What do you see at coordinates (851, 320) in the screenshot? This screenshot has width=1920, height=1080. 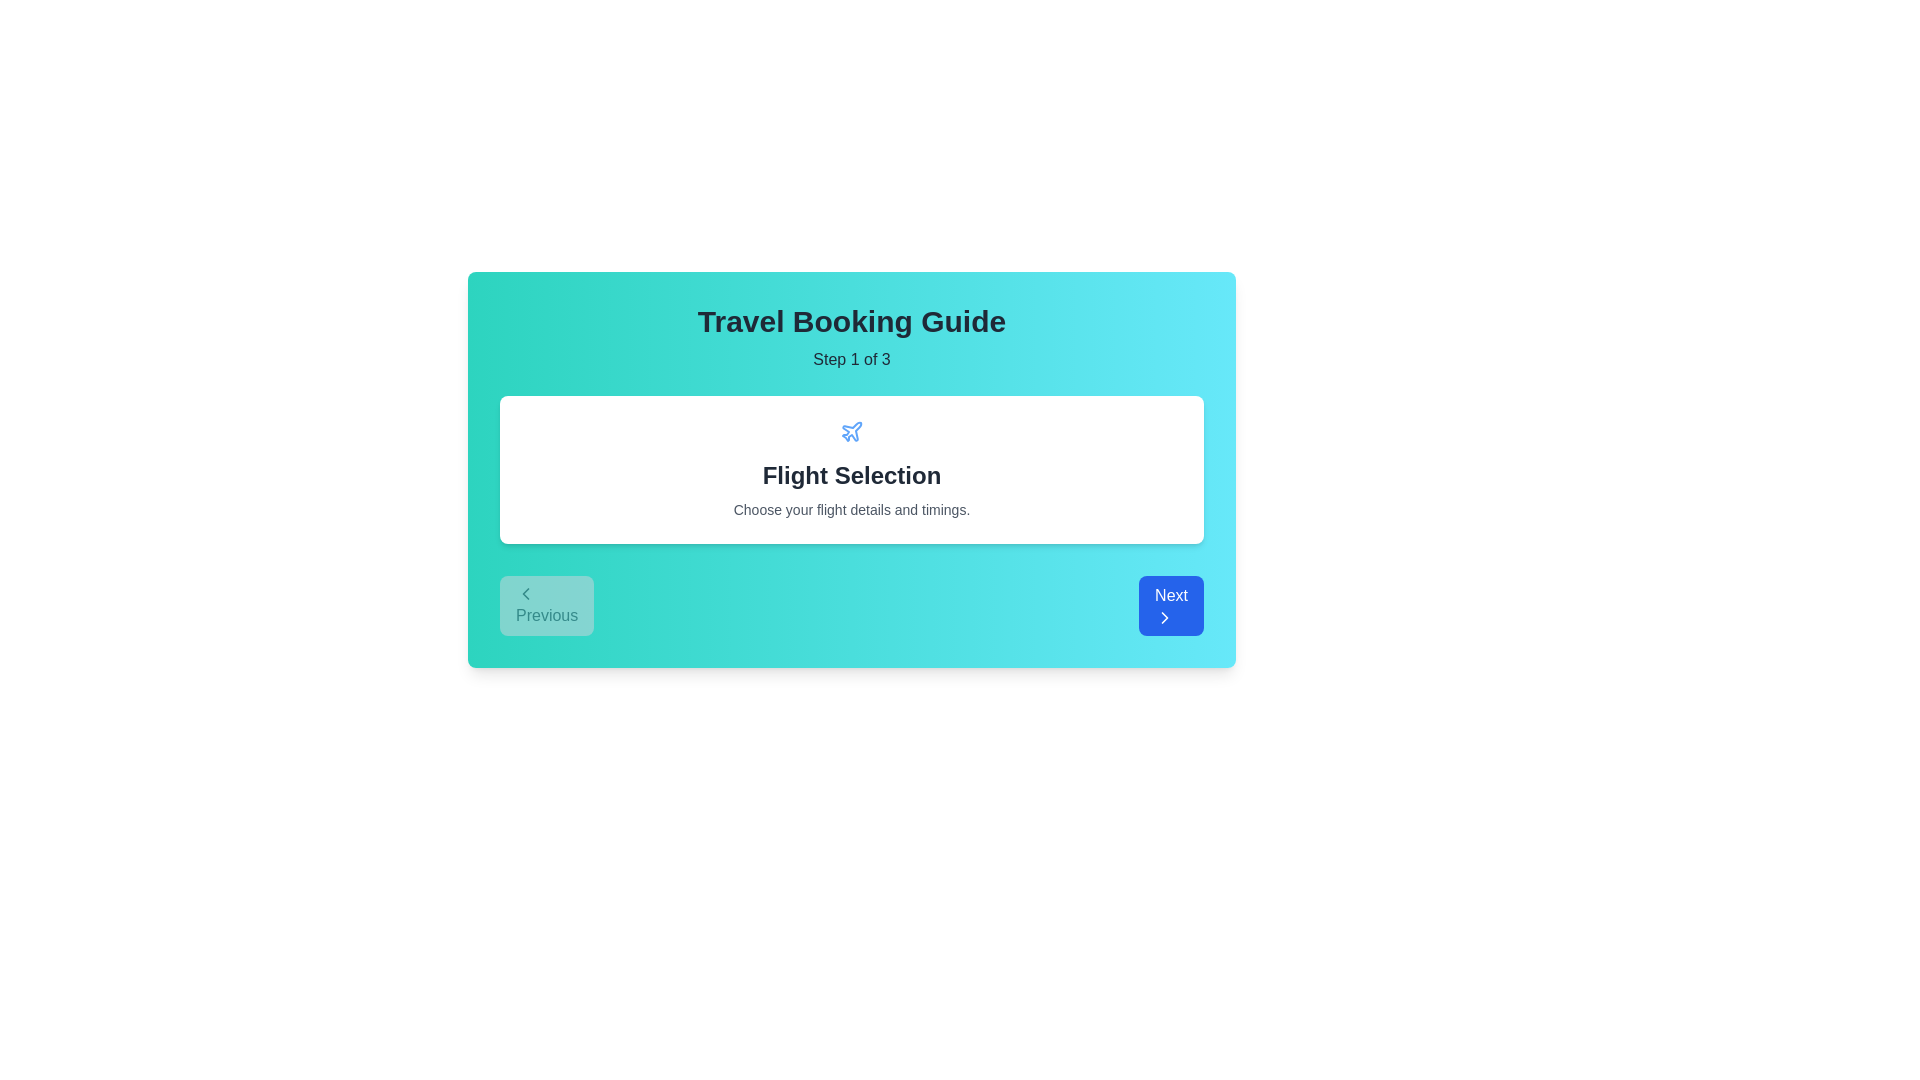 I see `the title label that serves as a heading for the travel booking guide, positioned above 'Step 1 of 3' and centered horizontally` at bounding box center [851, 320].